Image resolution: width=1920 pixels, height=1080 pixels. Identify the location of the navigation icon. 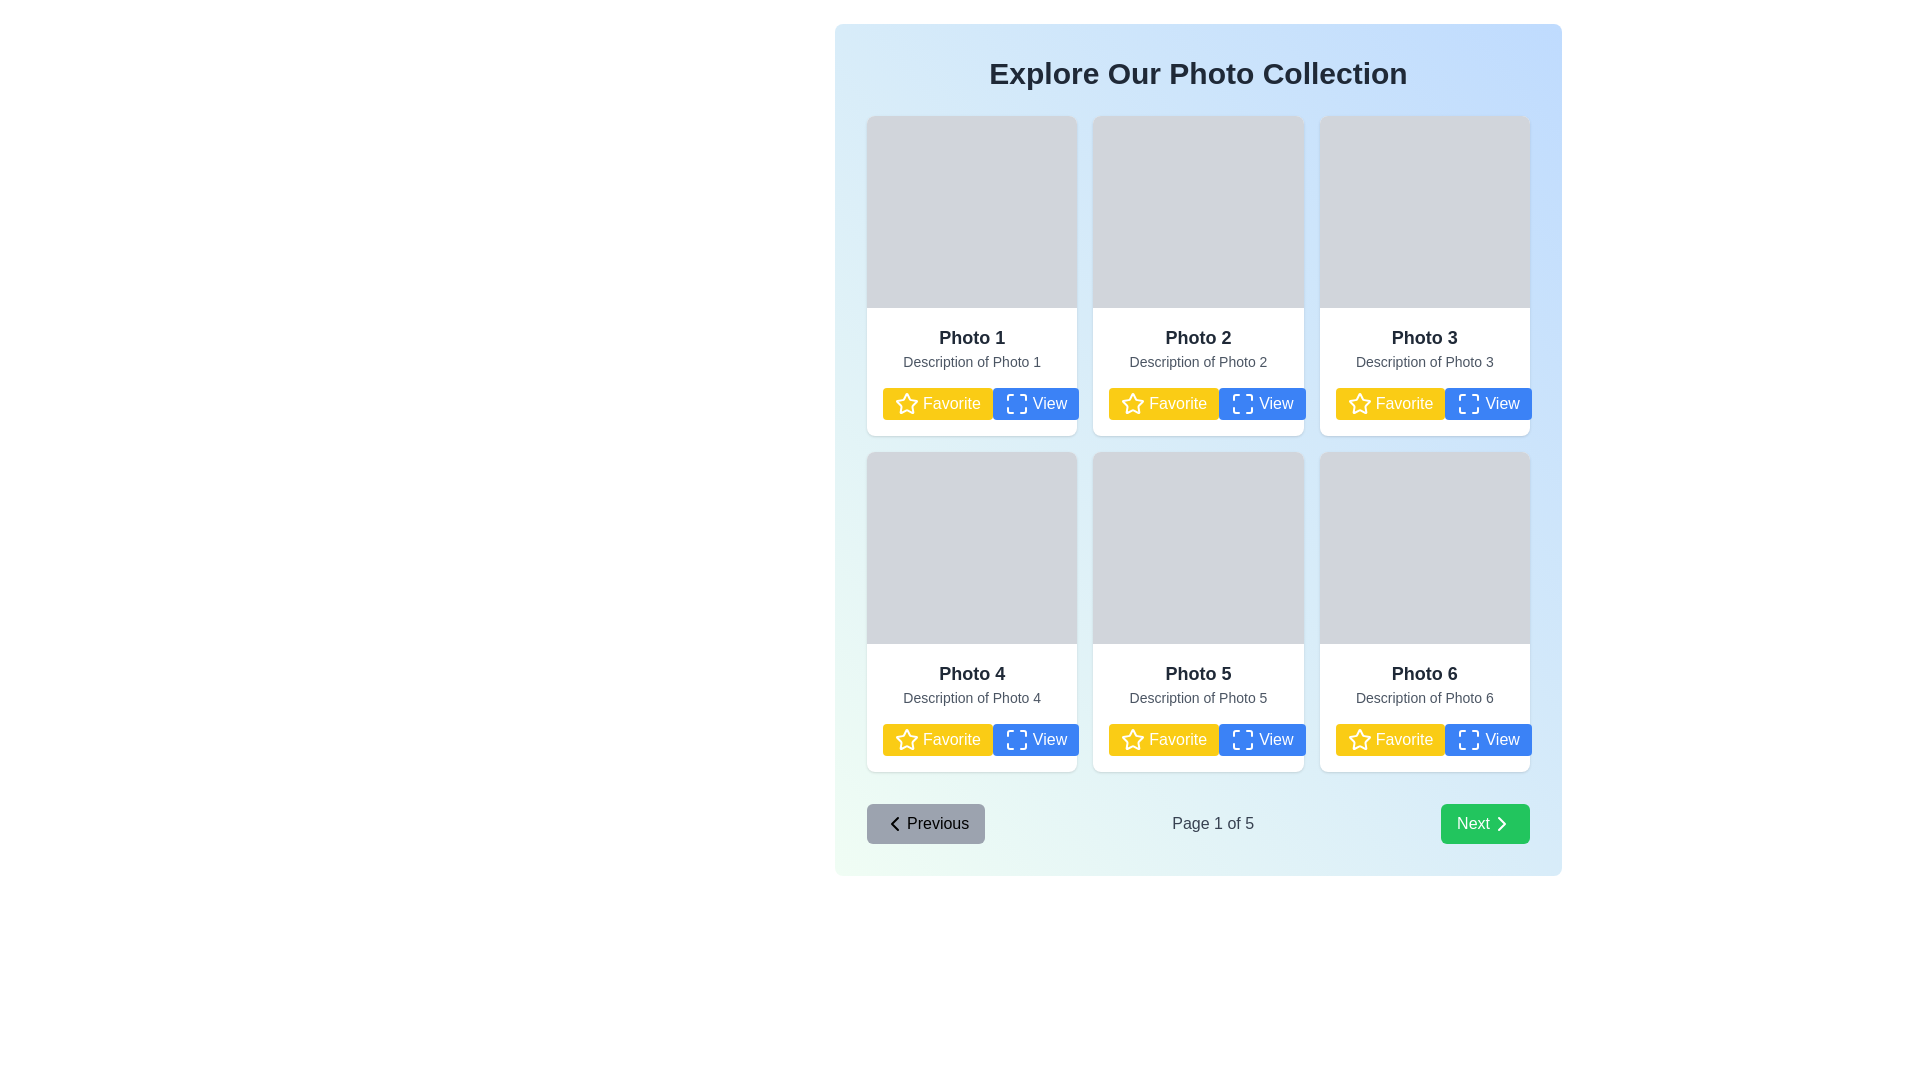
(893, 824).